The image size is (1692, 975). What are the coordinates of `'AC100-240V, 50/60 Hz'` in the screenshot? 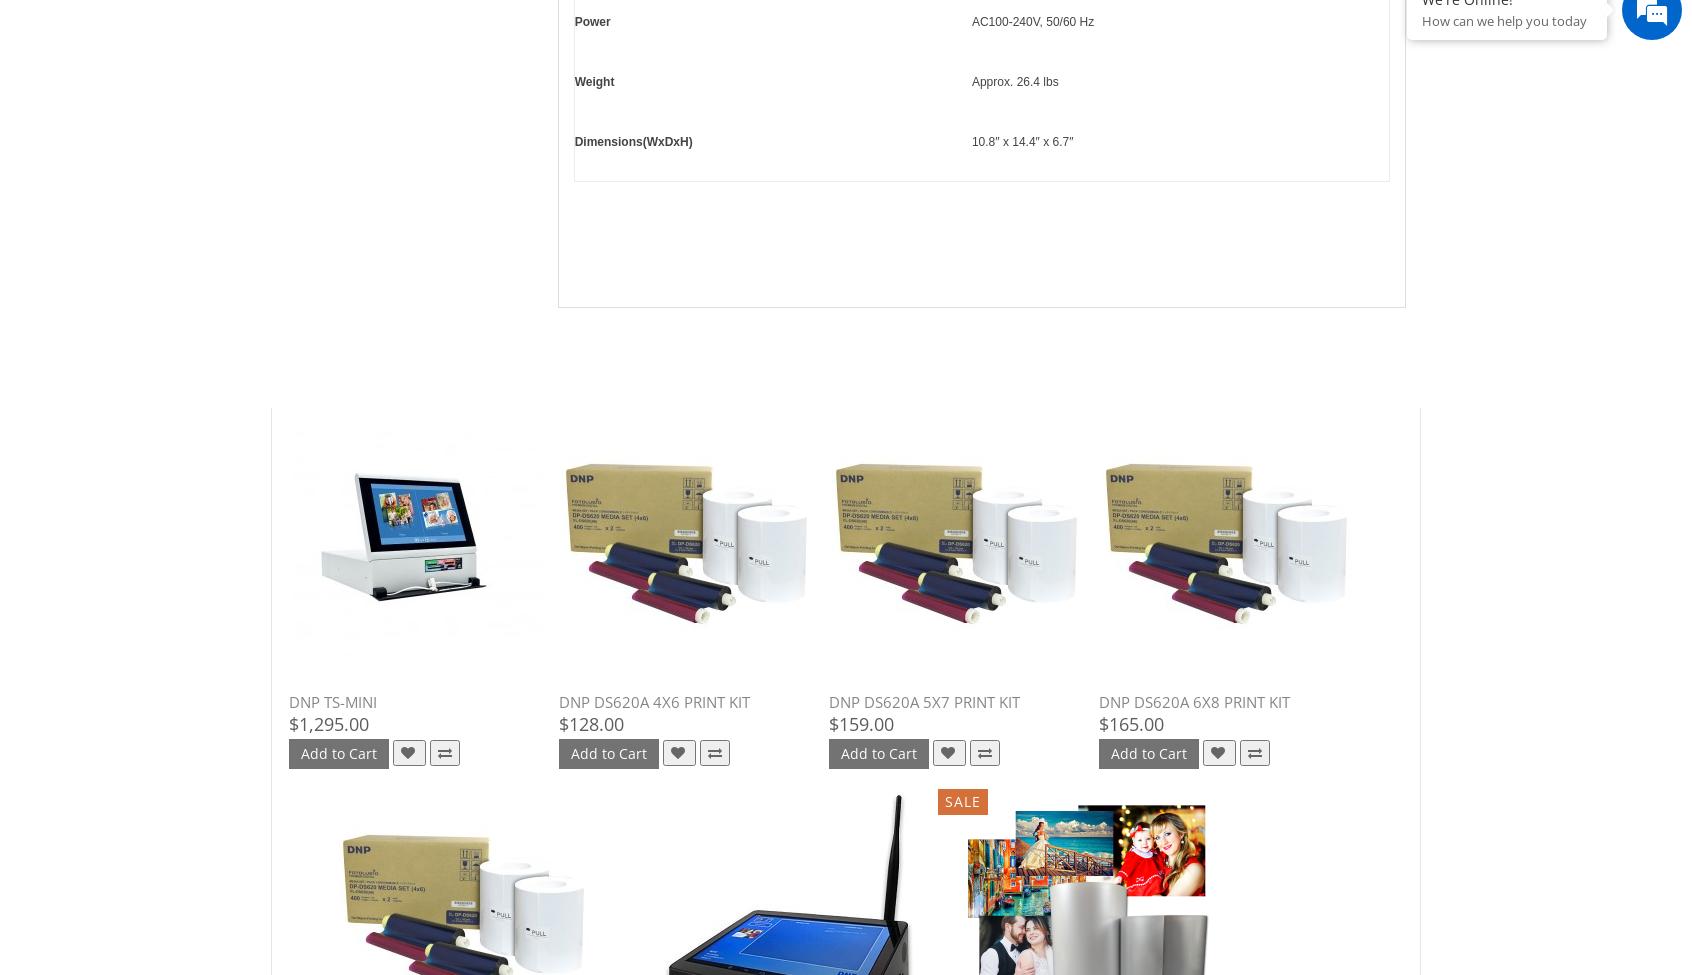 It's located at (971, 22).